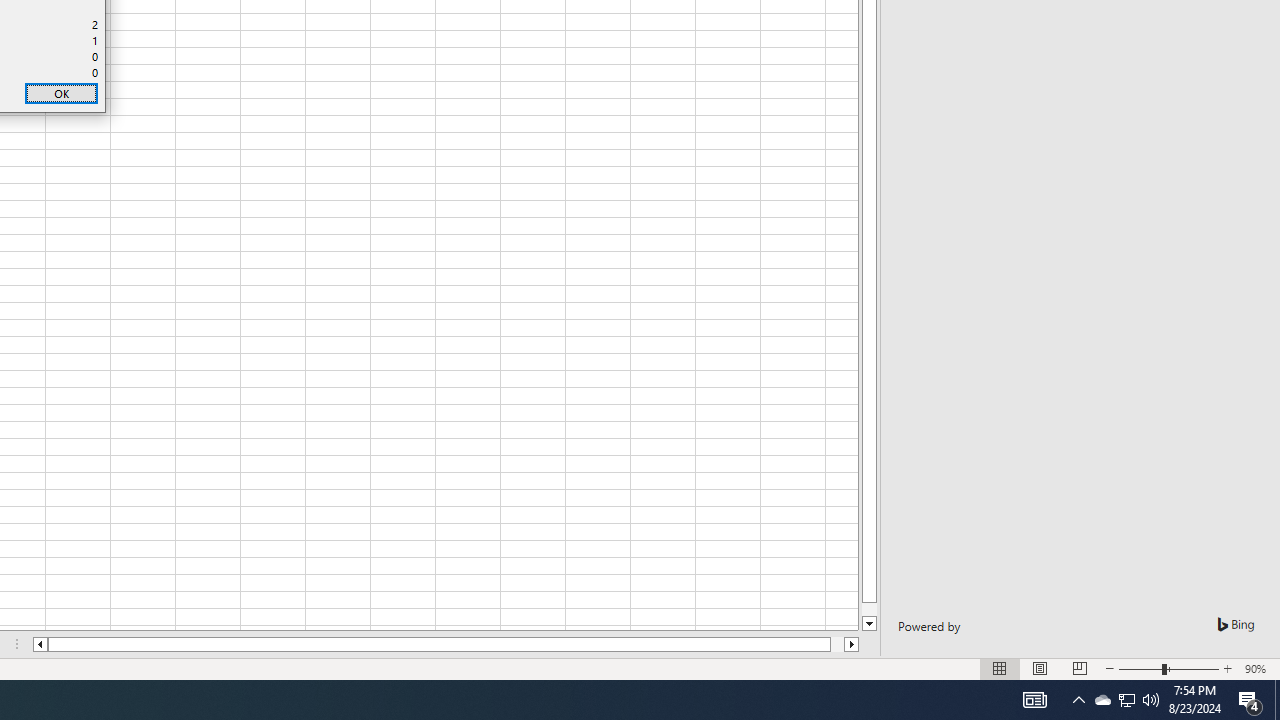 Image resolution: width=1280 pixels, height=720 pixels. What do you see at coordinates (1226, 669) in the screenshot?
I see `'Zoom In'` at bounding box center [1226, 669].